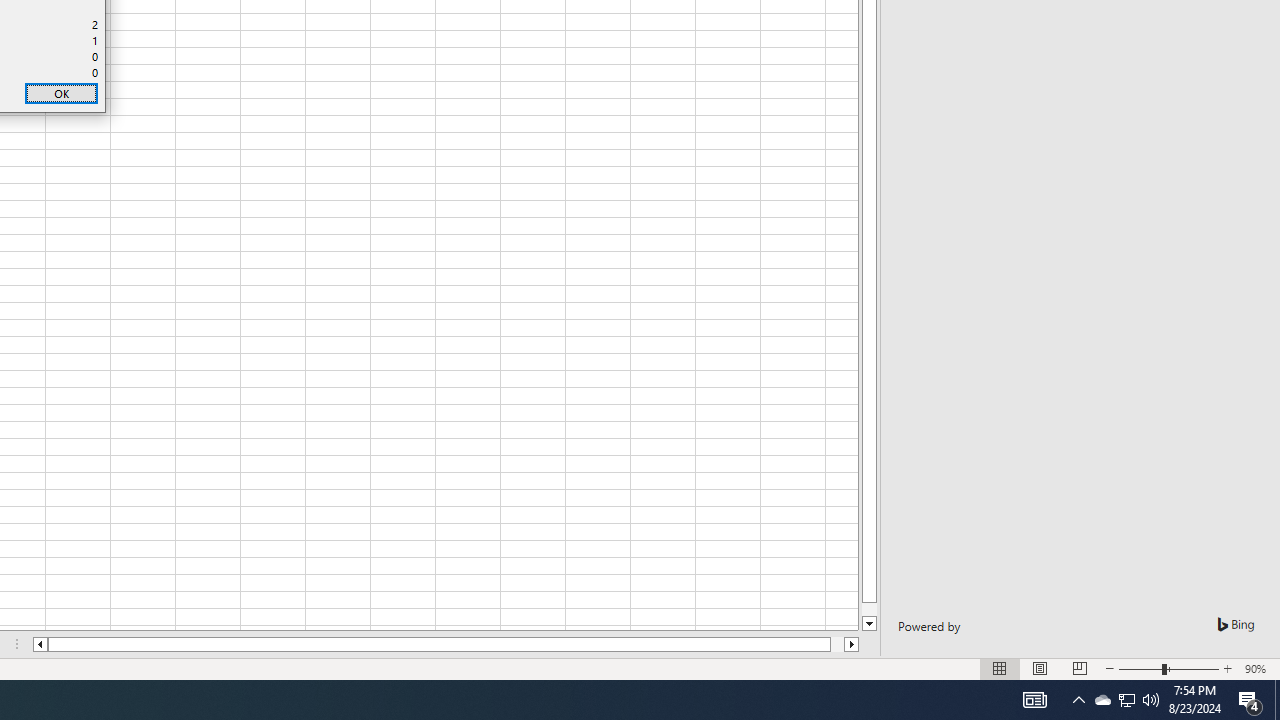 Image resolution: width=1280 pixels, height=720 pixels. What do you see at coordinates (1226, 669) in the screenshot?
I see `'Zoom In'` at bounding box center [1226, 669].